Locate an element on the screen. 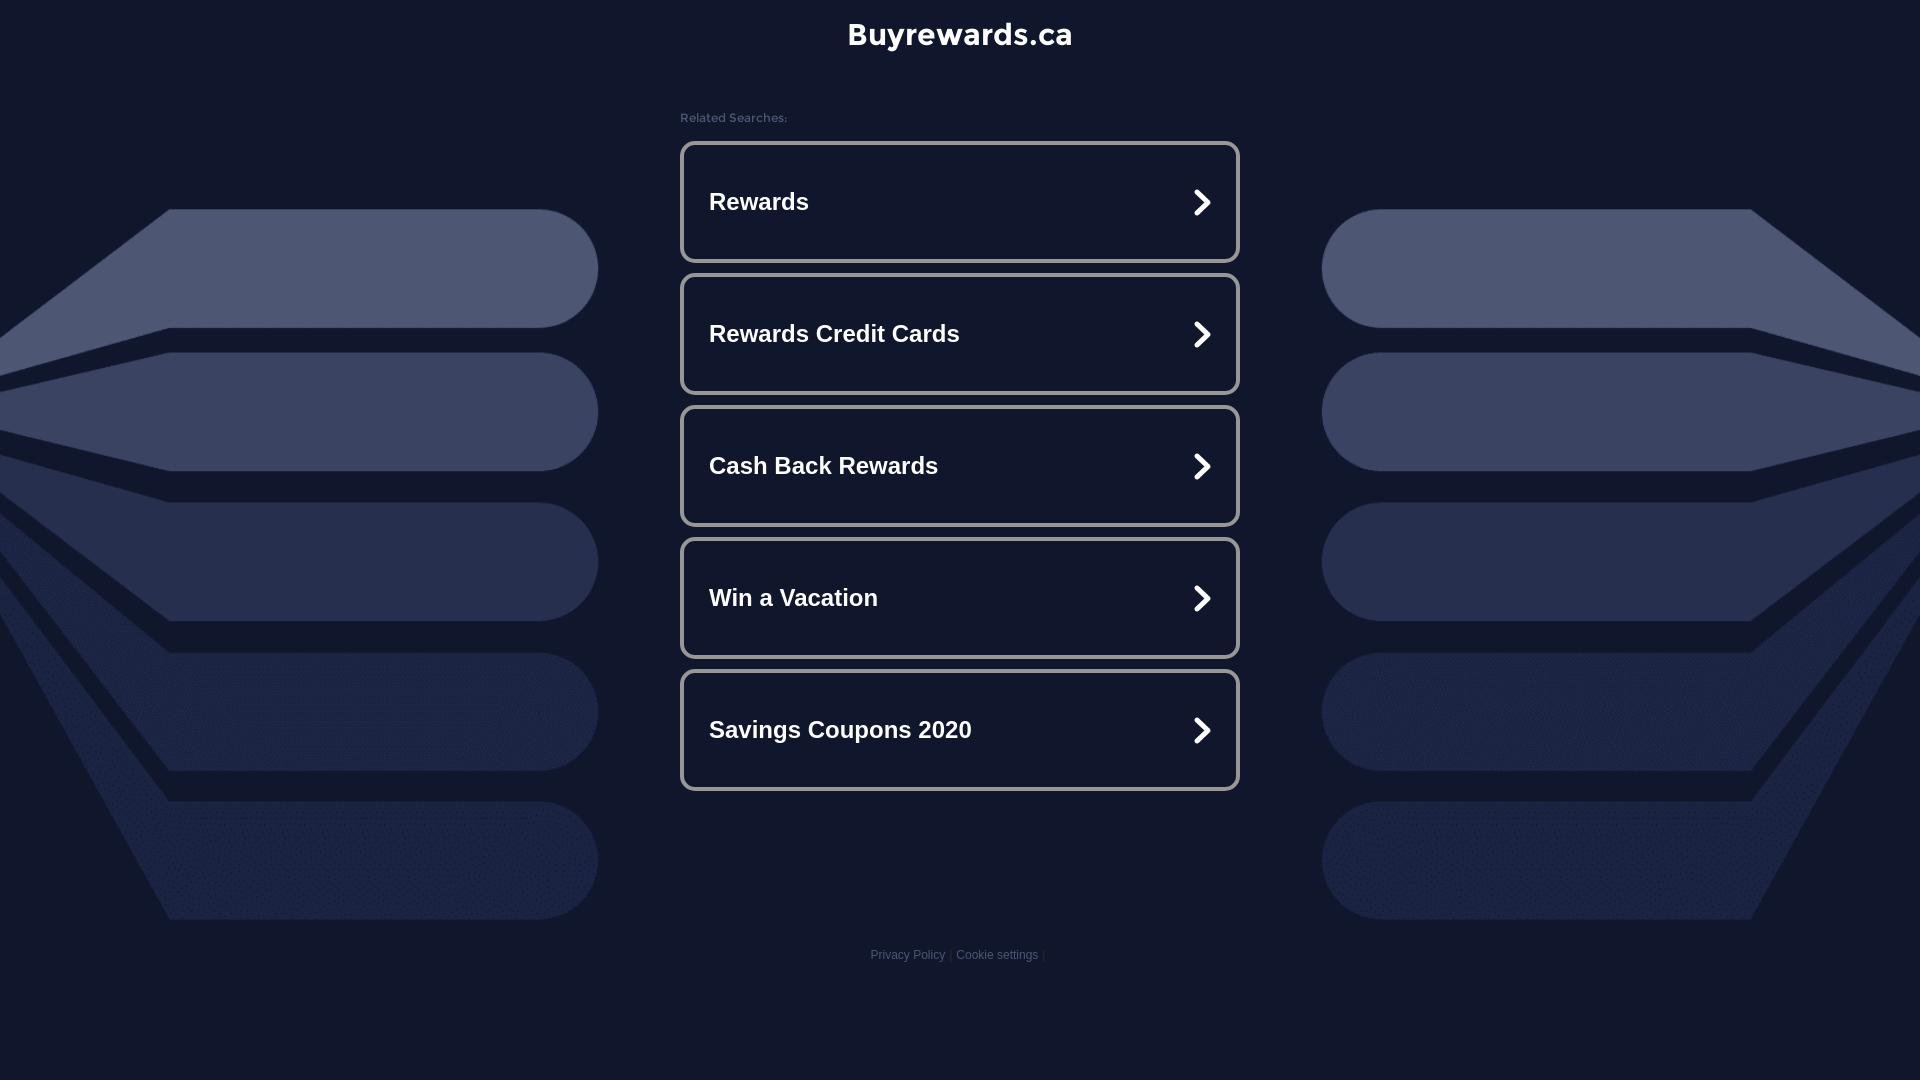 This screenshot has width=1920, height=1080. 'Privacy Policy' is located at coordinates (906, 954).